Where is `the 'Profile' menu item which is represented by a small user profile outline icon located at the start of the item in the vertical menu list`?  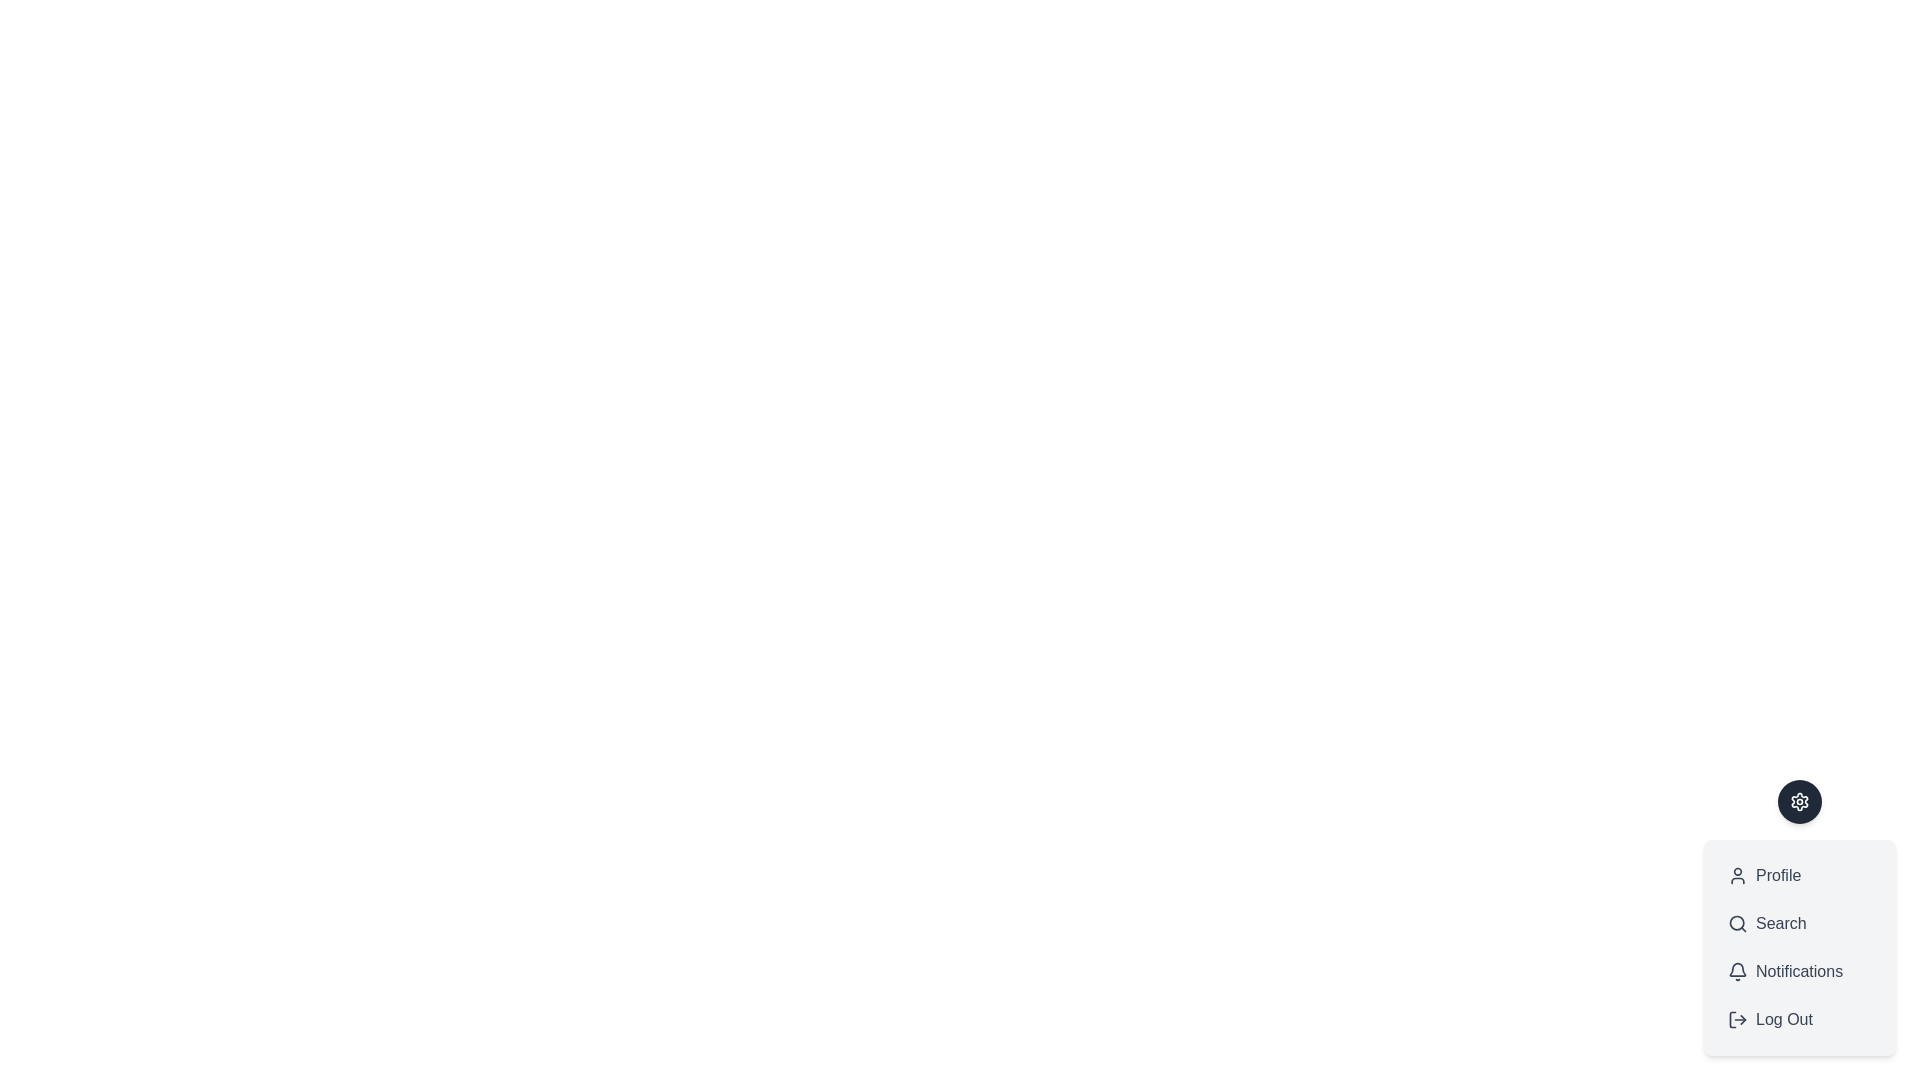
the 'Profile' menu item which is represented by a small user profile outline icon located at the start of the item in the vertical menu list is located at coordinates (1736, 874).